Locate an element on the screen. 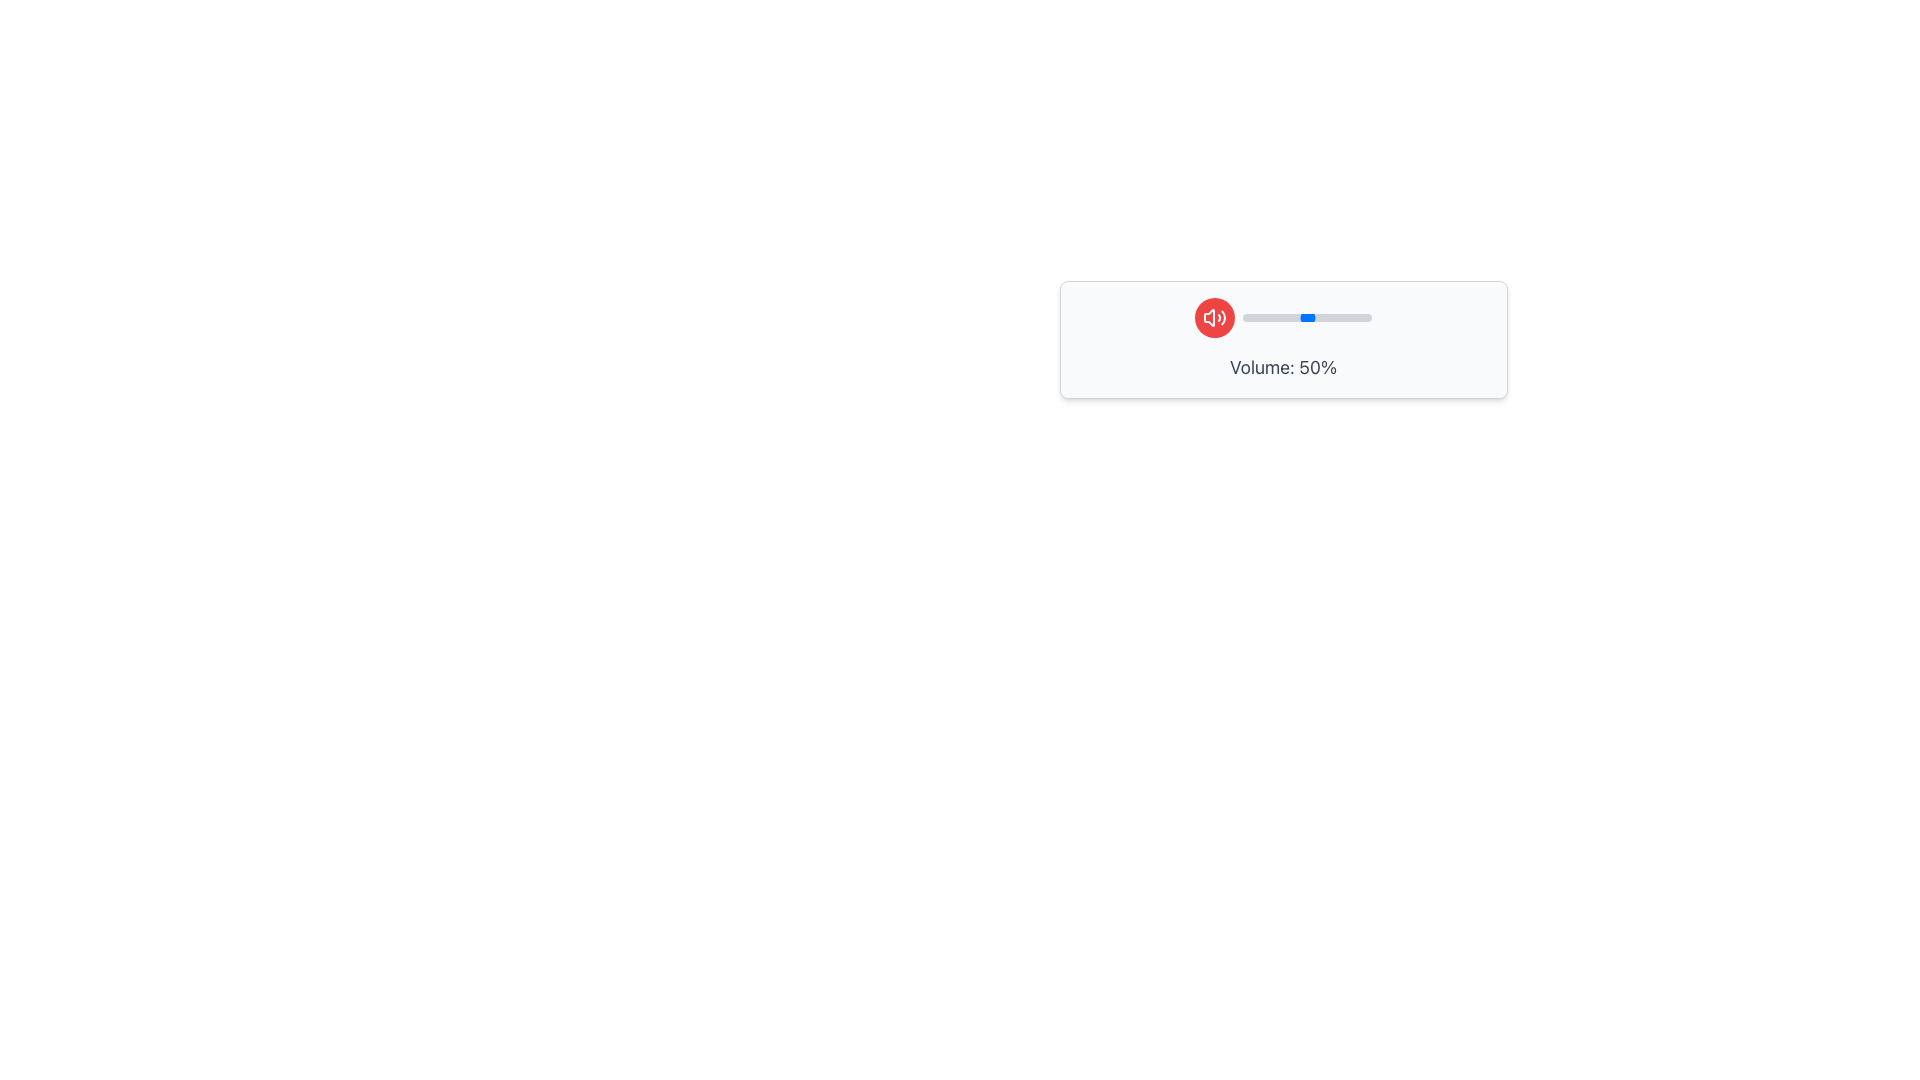 The width and height of the screenshot is (1920, 1080). volume is located at coordinates (1304, 316).